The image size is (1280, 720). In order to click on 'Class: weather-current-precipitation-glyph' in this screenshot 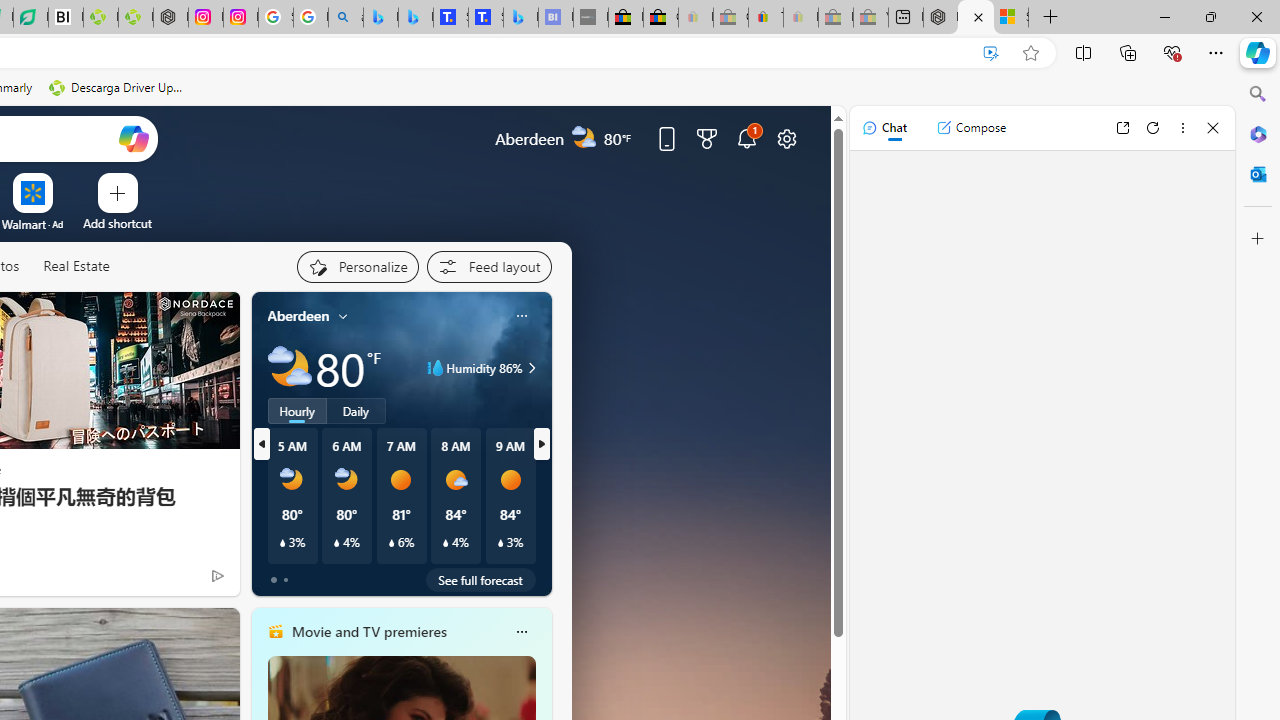, I will do `click(500, 543)`.